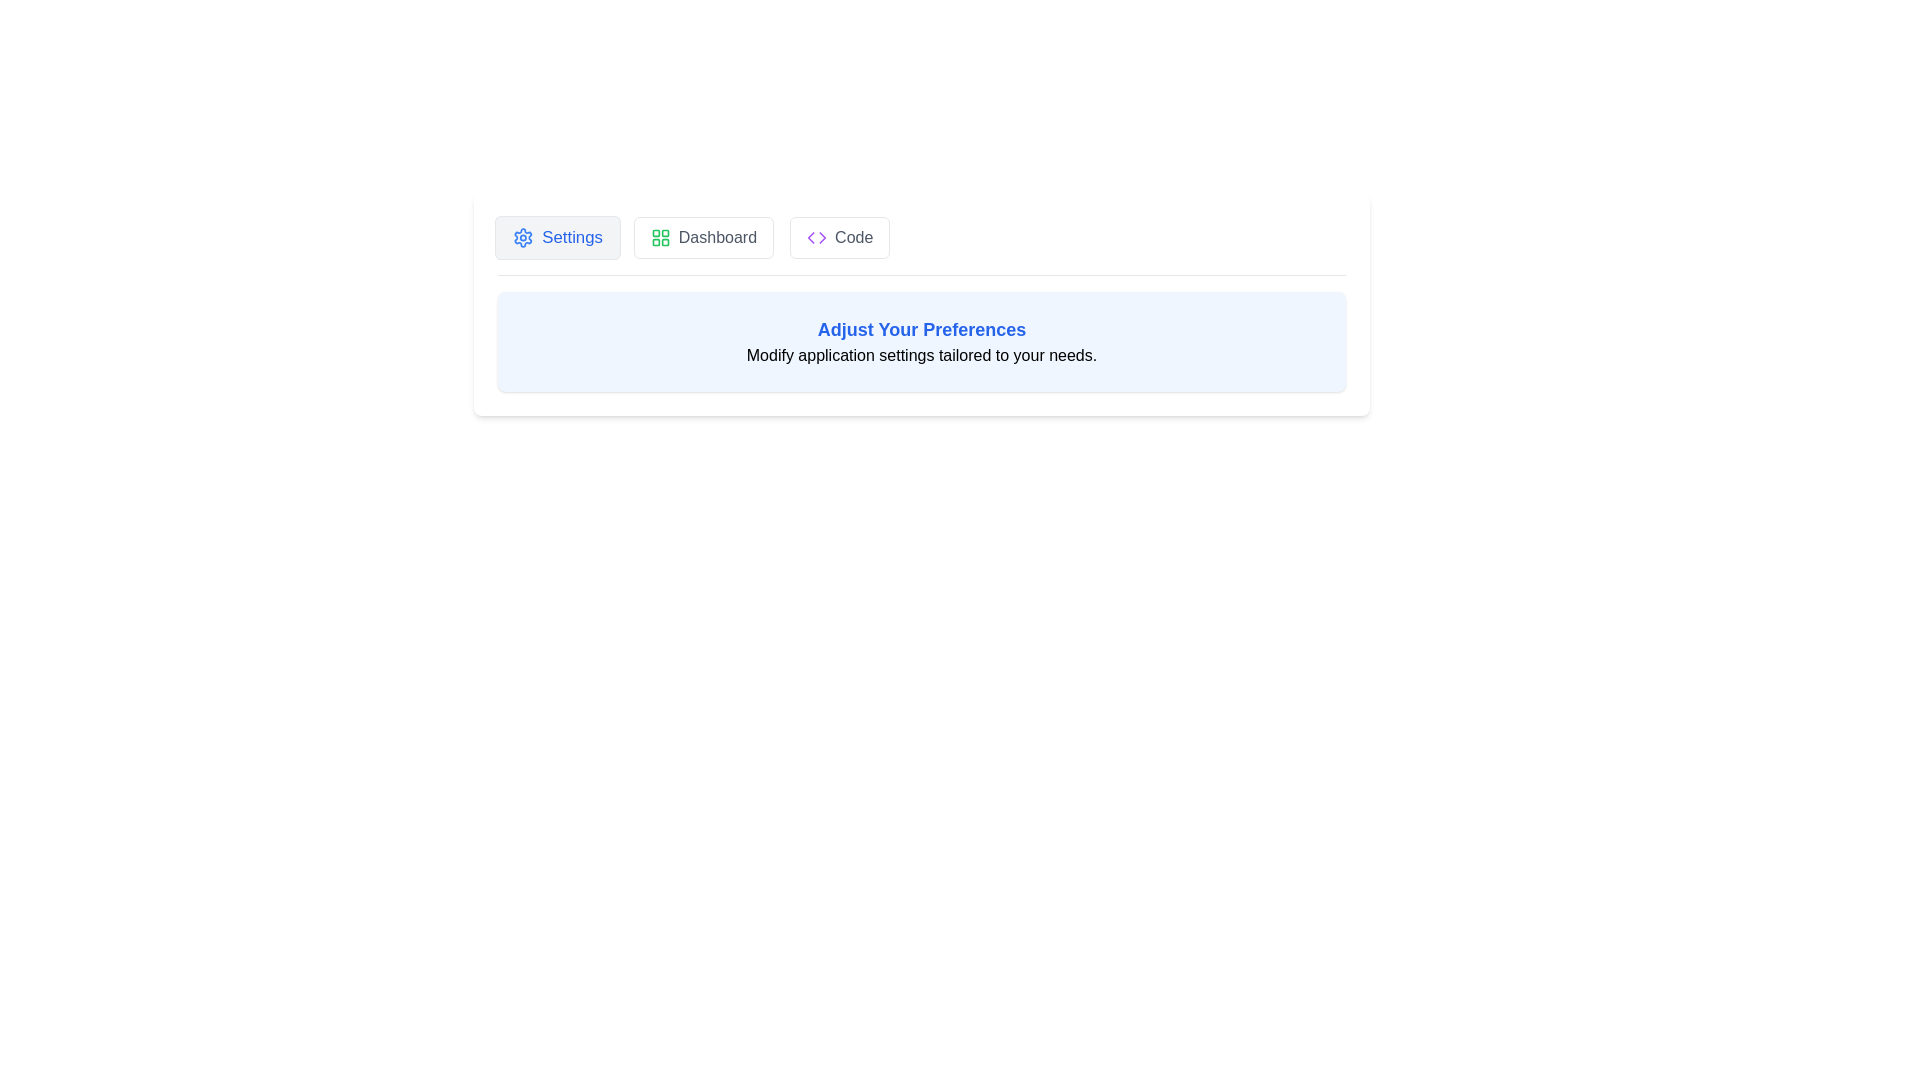 This screenshot has height=1080, width=1920. I want to click on the Code tab by clicking its corresponding button, so click(840, 237).